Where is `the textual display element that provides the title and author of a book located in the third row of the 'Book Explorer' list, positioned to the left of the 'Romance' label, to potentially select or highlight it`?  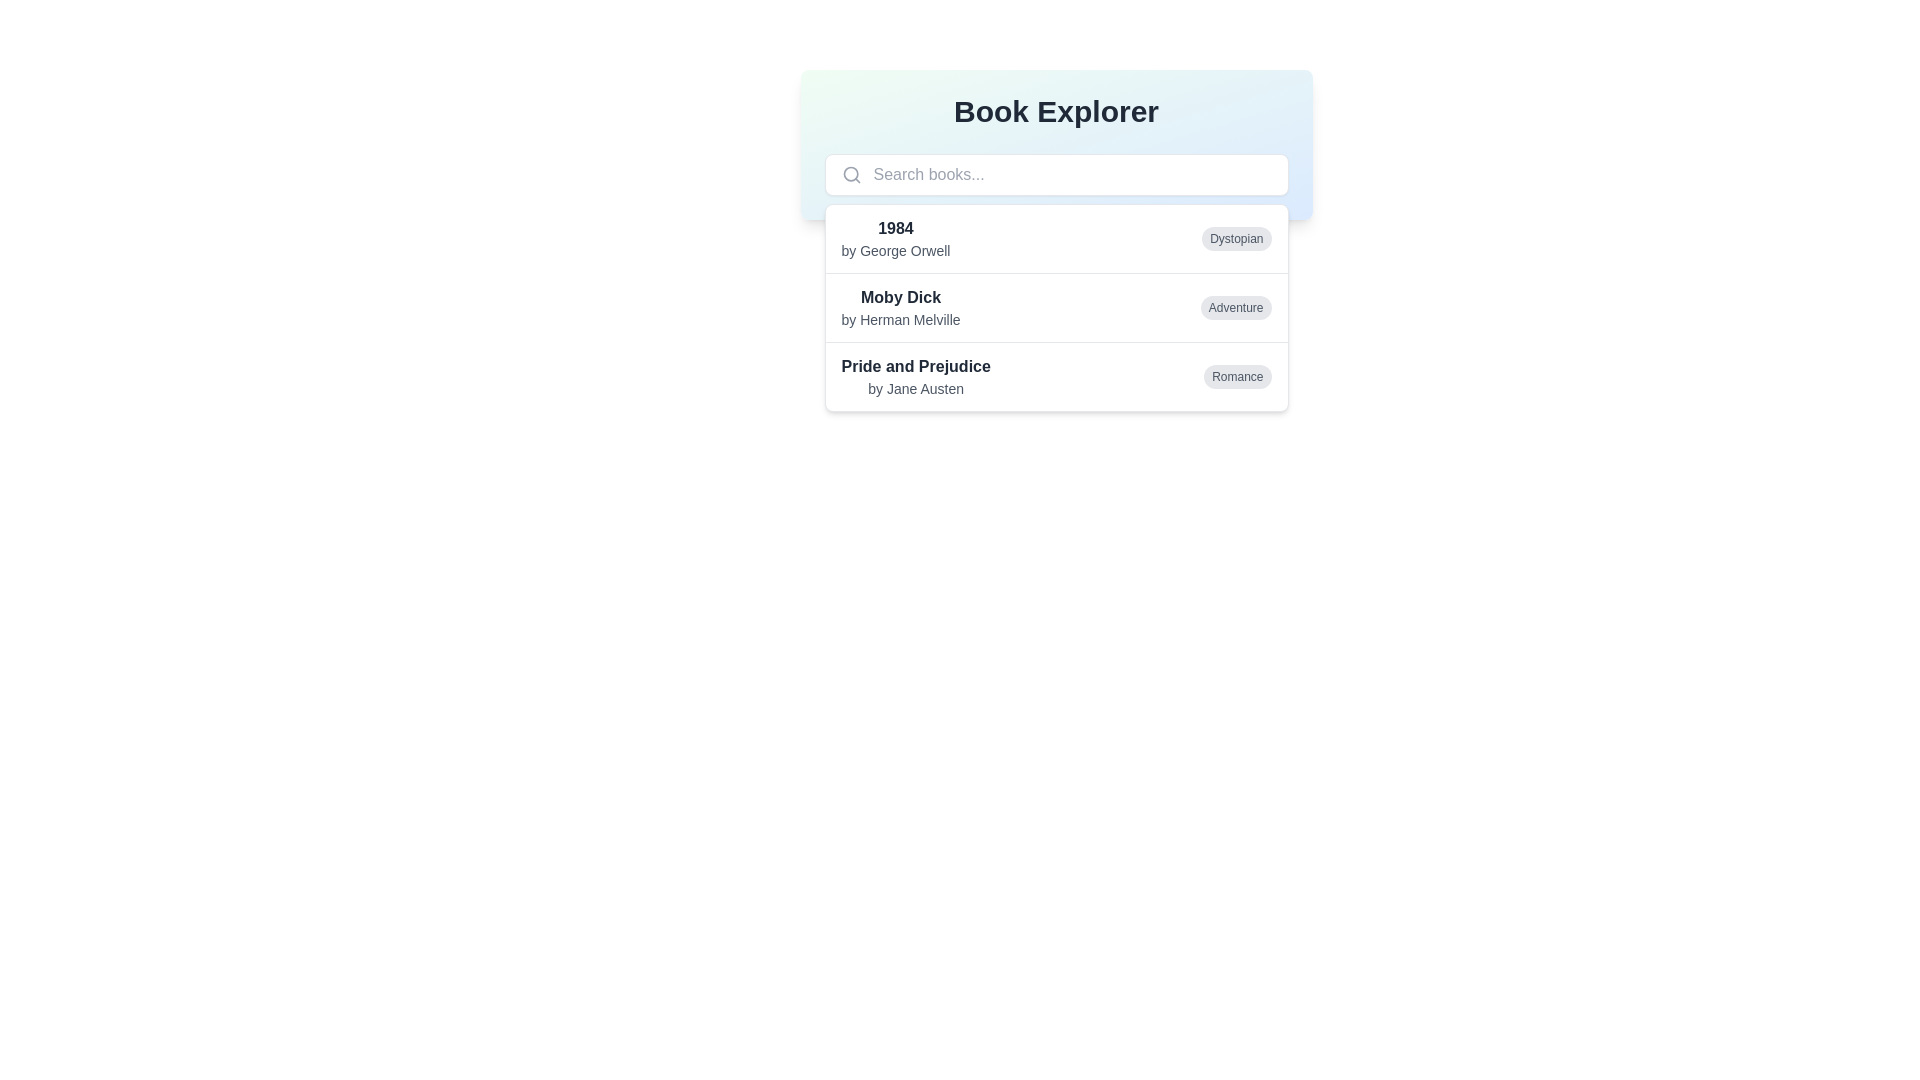
the textual display element that provides the title and author of a book located in the third row of the 'Book Explorer' list, positioned to the left of the 'Romance' label, to potentially select or highlight it is located at coordinates (915, 377).